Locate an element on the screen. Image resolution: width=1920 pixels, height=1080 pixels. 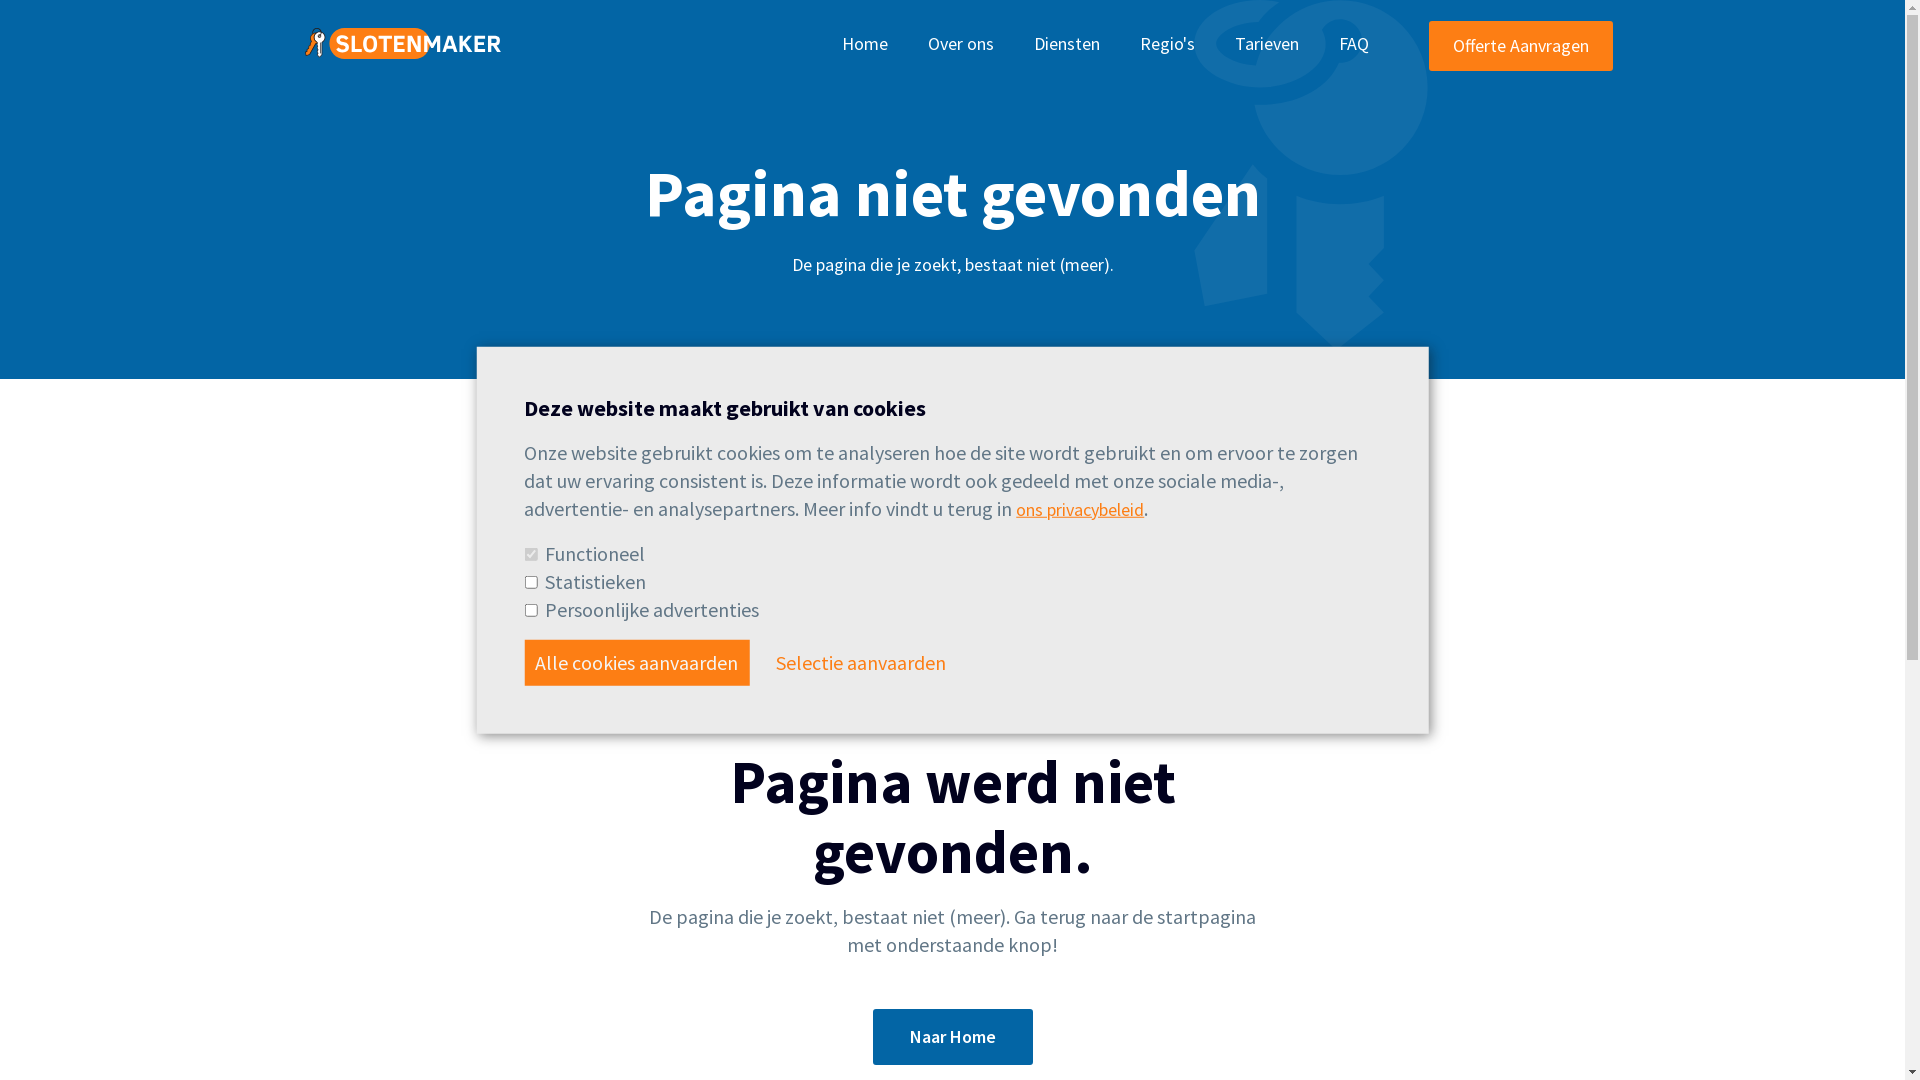
'Over ons' is located at coordinates (960, 43).